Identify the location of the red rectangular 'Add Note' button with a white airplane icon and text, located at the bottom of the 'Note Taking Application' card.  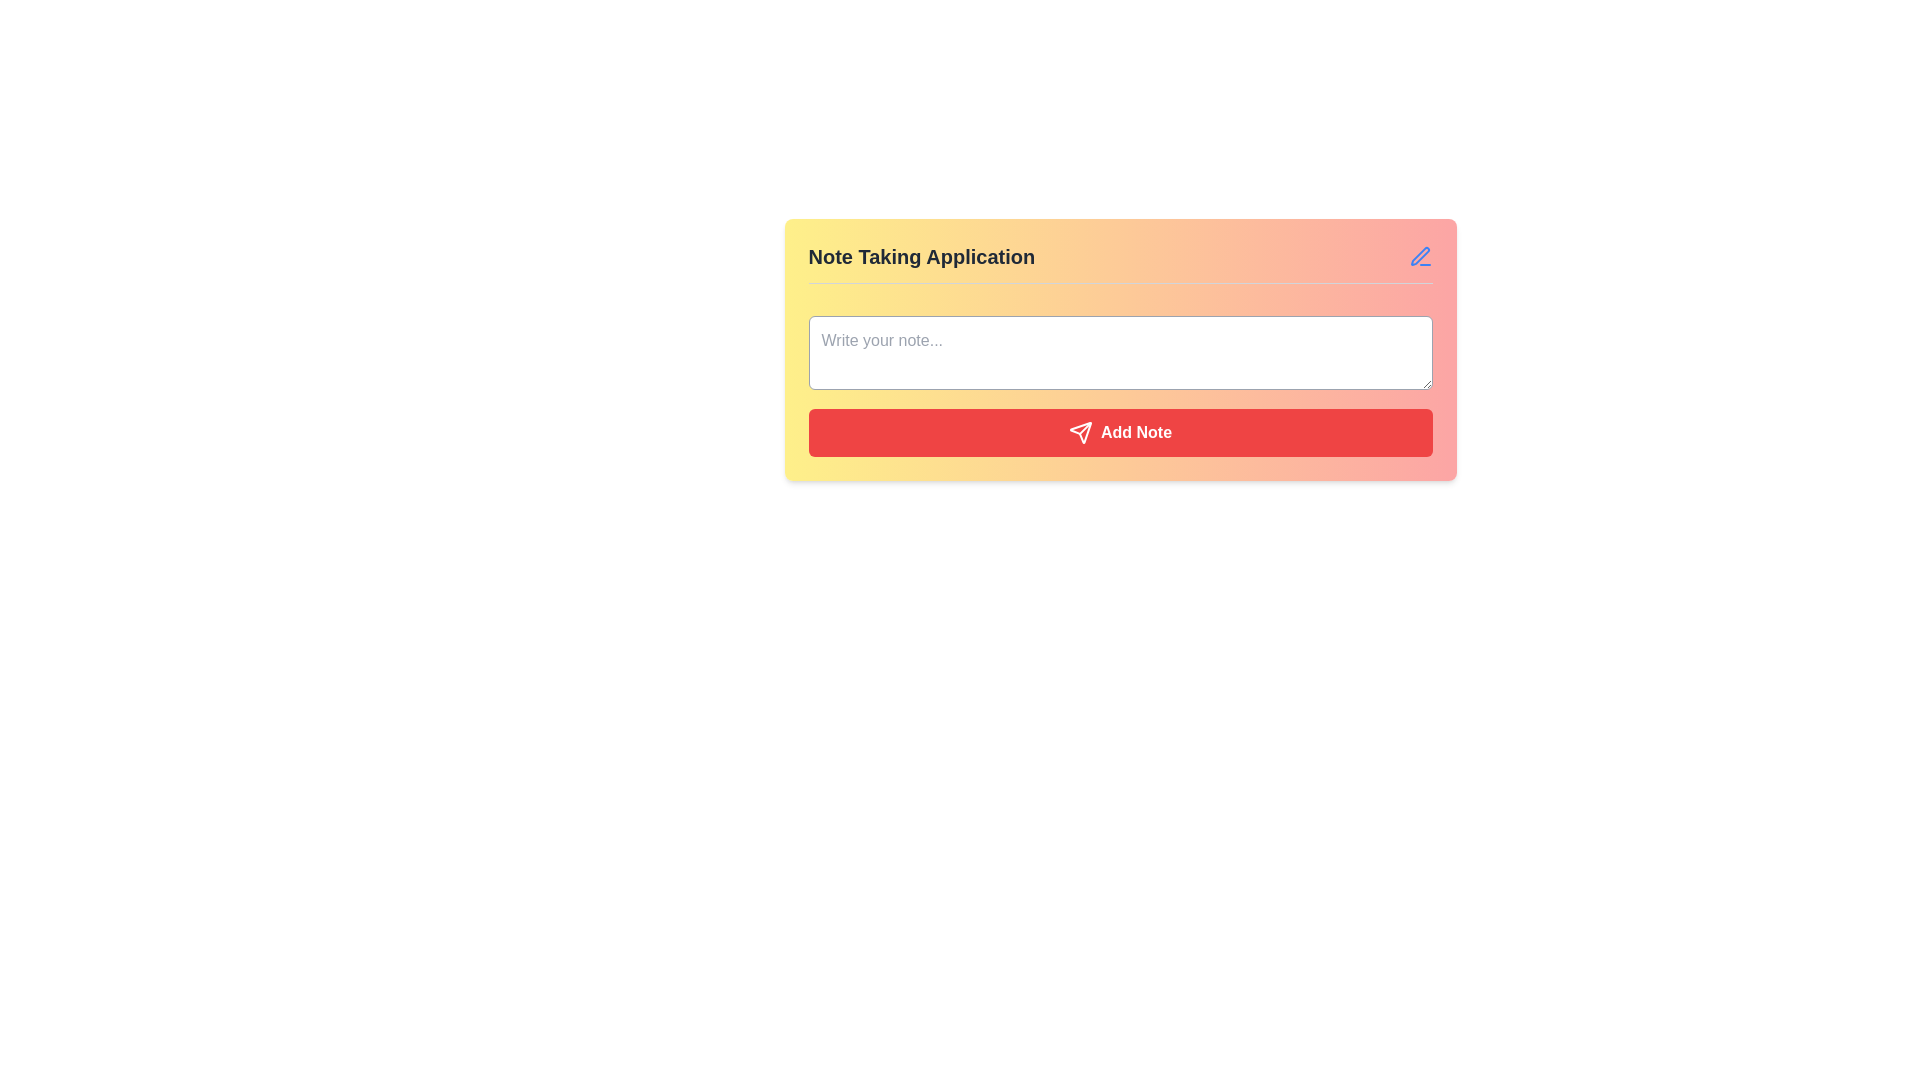
(1120, 431).